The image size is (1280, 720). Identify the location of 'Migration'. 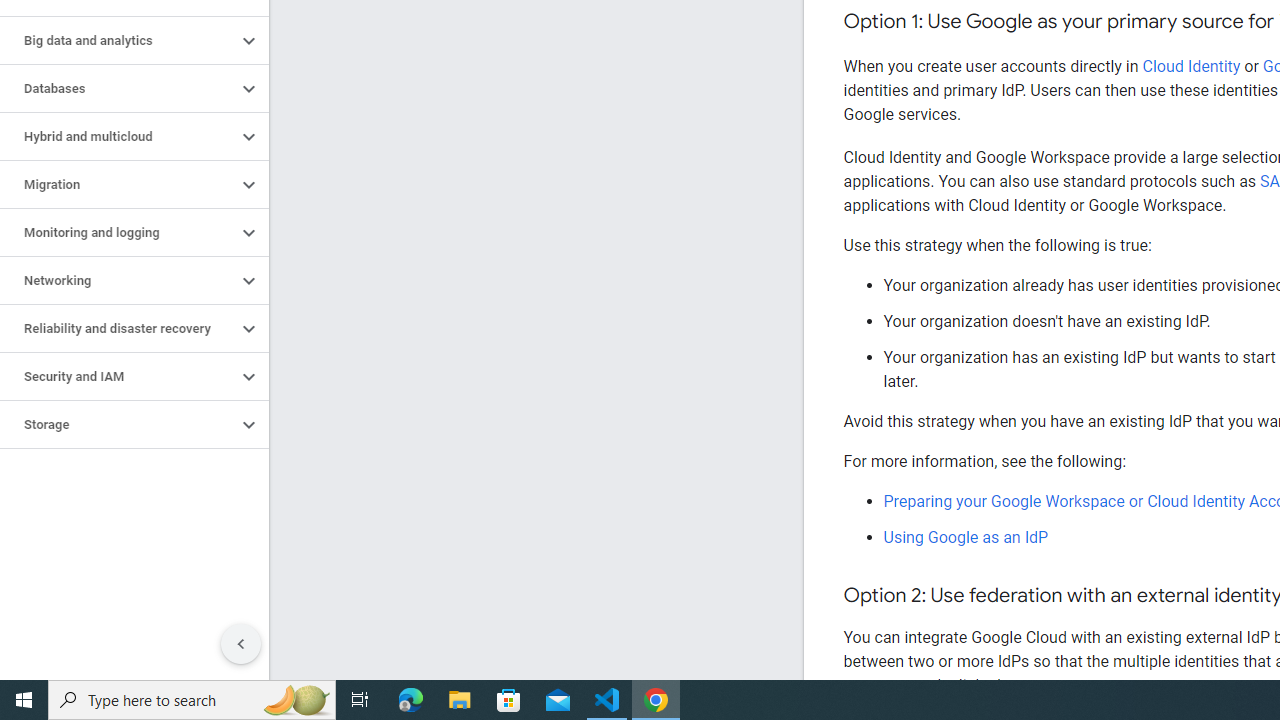
(117, 185).